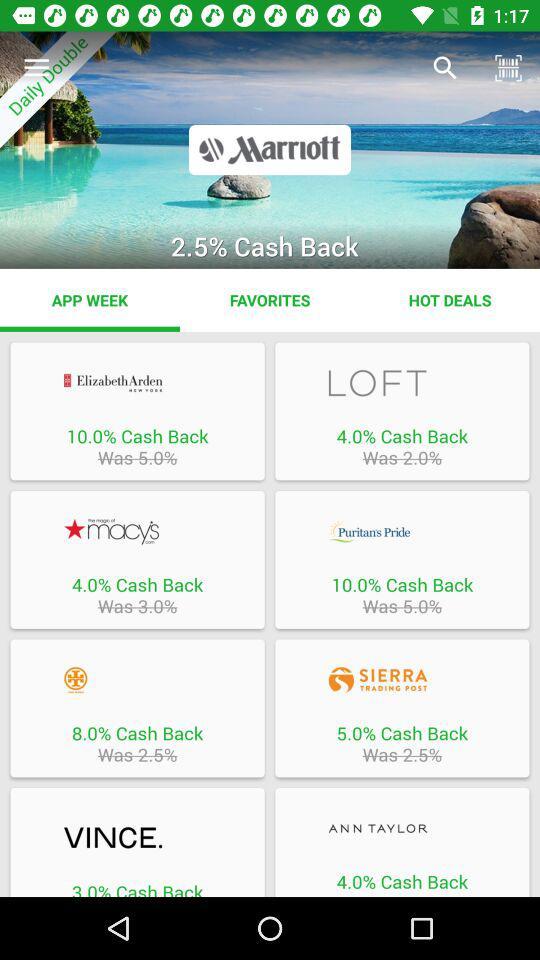  I want to click on item next to the favorites icon, so click(89, 299).